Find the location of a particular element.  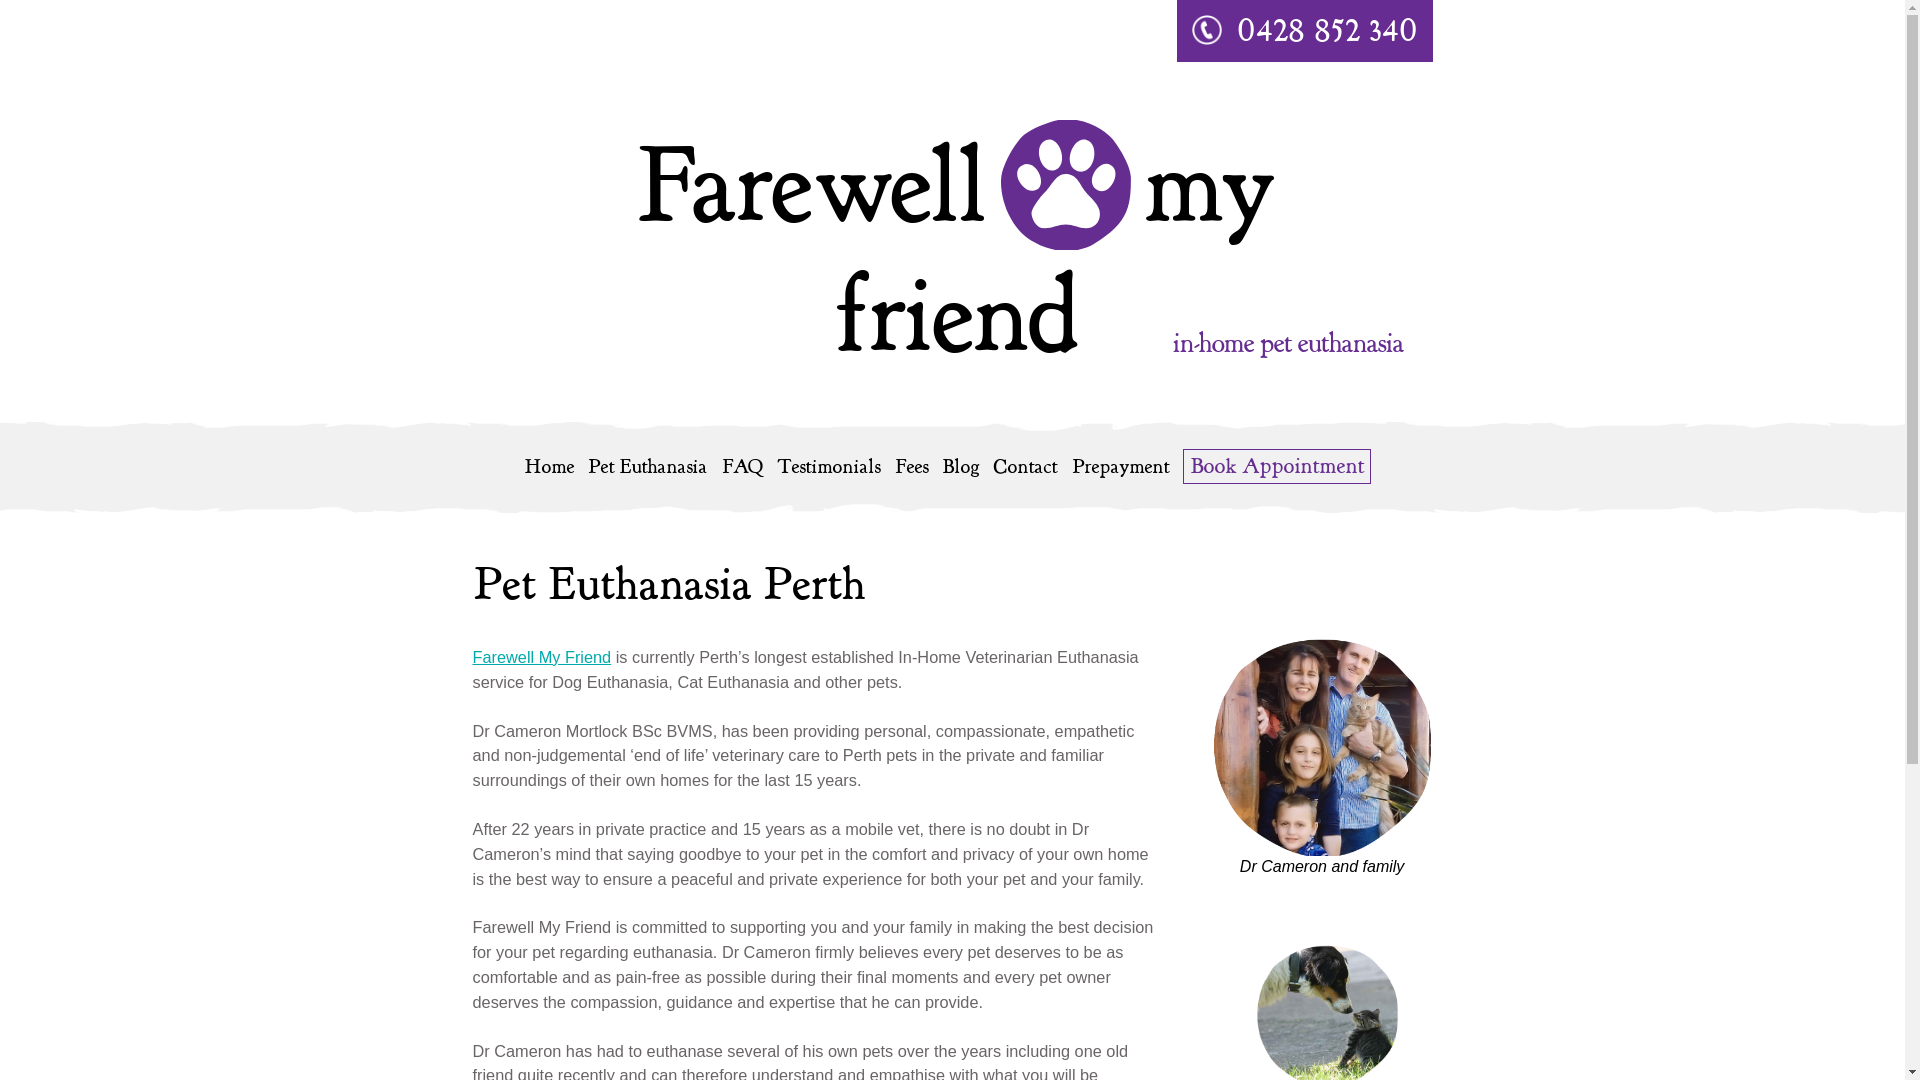

'Dr Cameron and family' is located at coordinates (1322, 747).